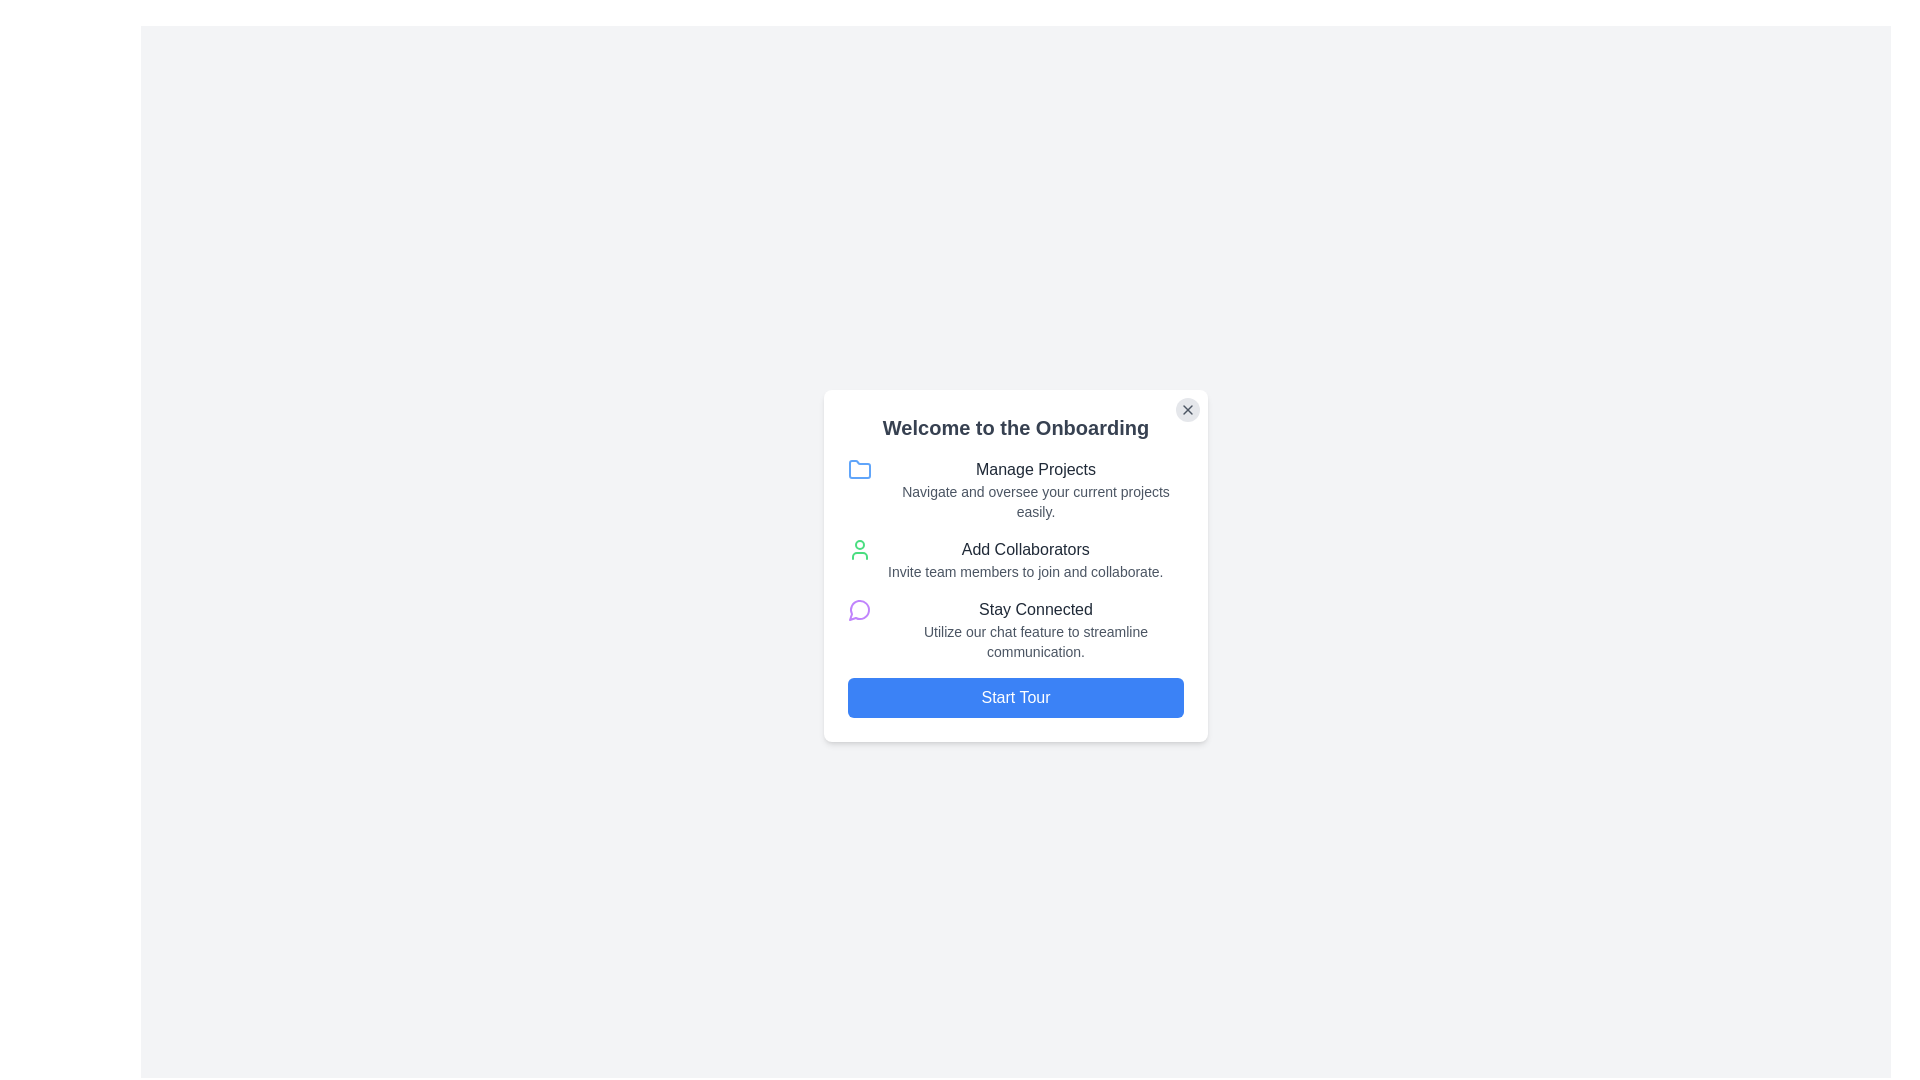 The image size is (1920, 1080). I want to click on the 'Add Collaborators' informational section, so click(1016, 559).